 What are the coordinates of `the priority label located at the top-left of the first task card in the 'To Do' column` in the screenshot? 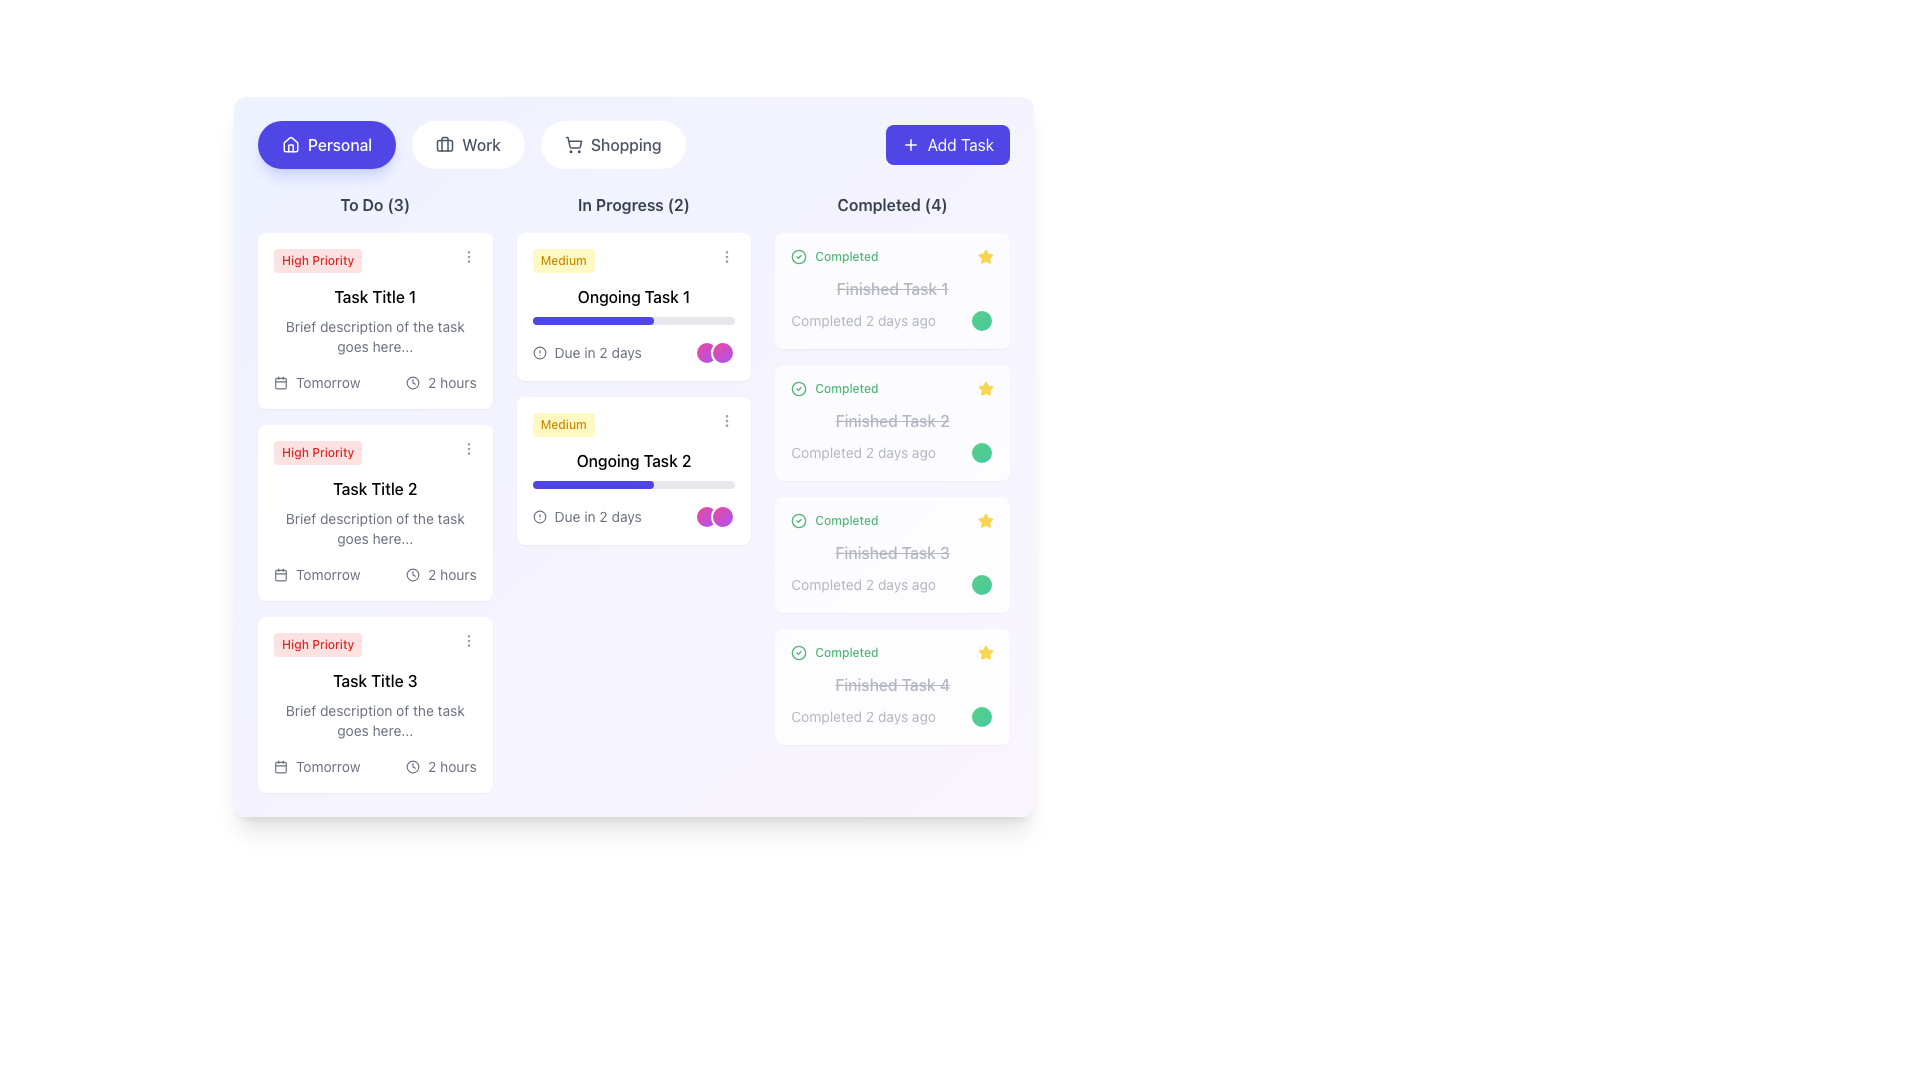 It's located at (317, 260).